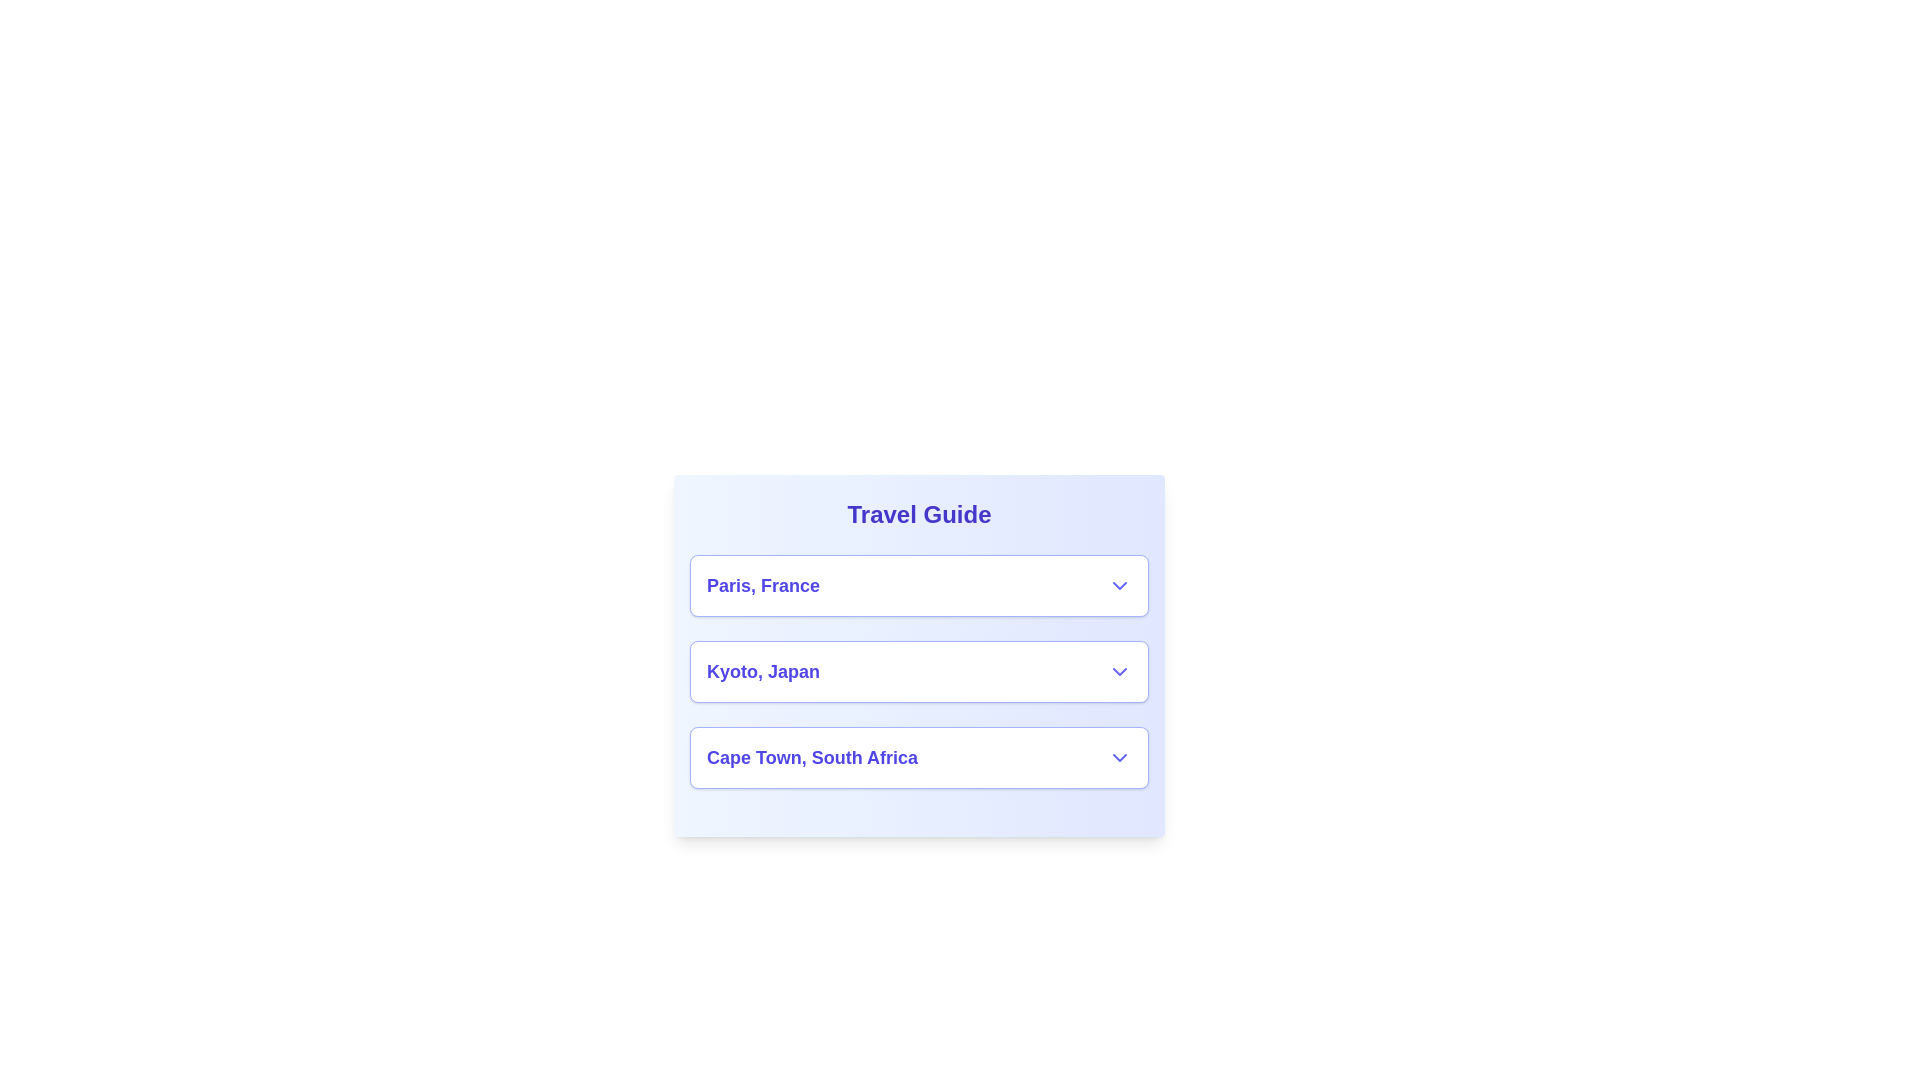 The height and width of the screenshot is (1080, 1920). I want to click on the dropdown item labeled 'Cape Town, South Africa', so click(918, 758).